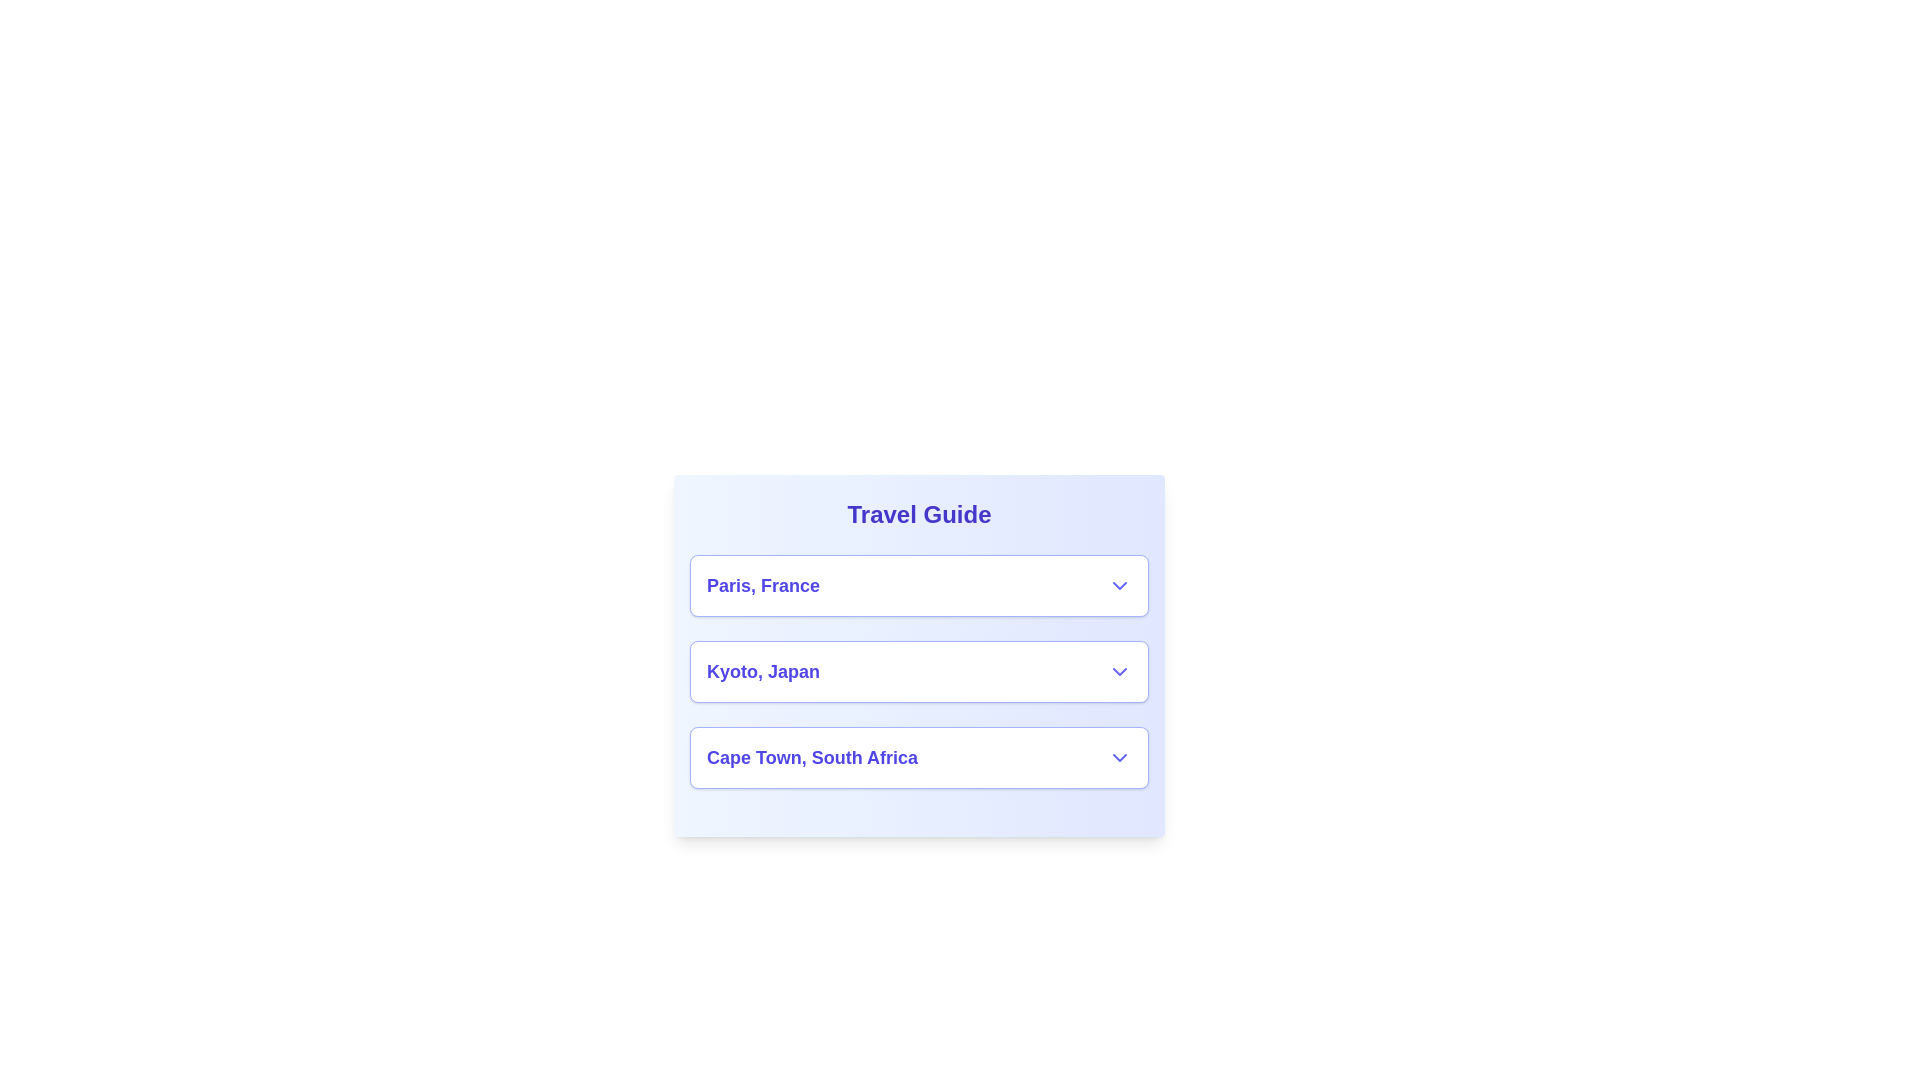 The height and width of the screenshot is (1080, 1920). I want to click on the dropdown item labeled 'Cape Town, South Africa', so click(918, 758).